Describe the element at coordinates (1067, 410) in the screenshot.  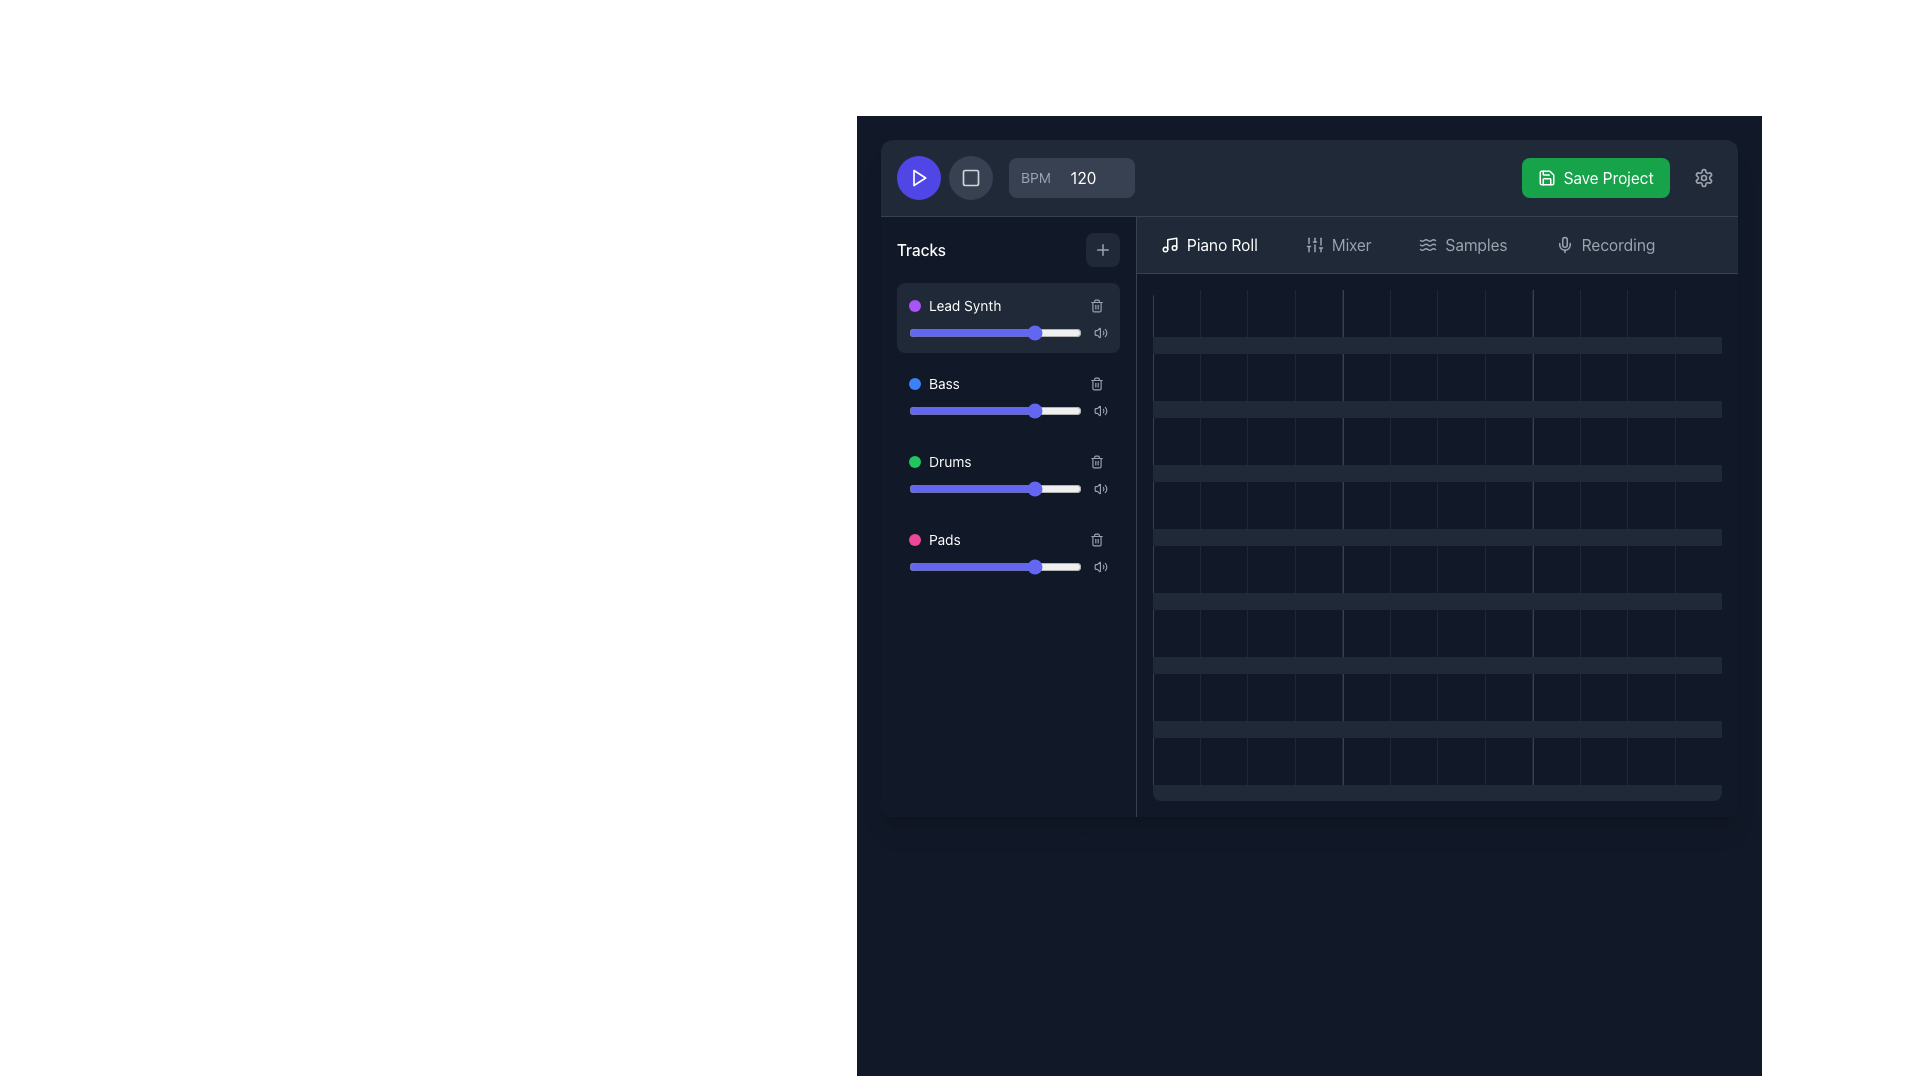
I see `the slider` at that location.